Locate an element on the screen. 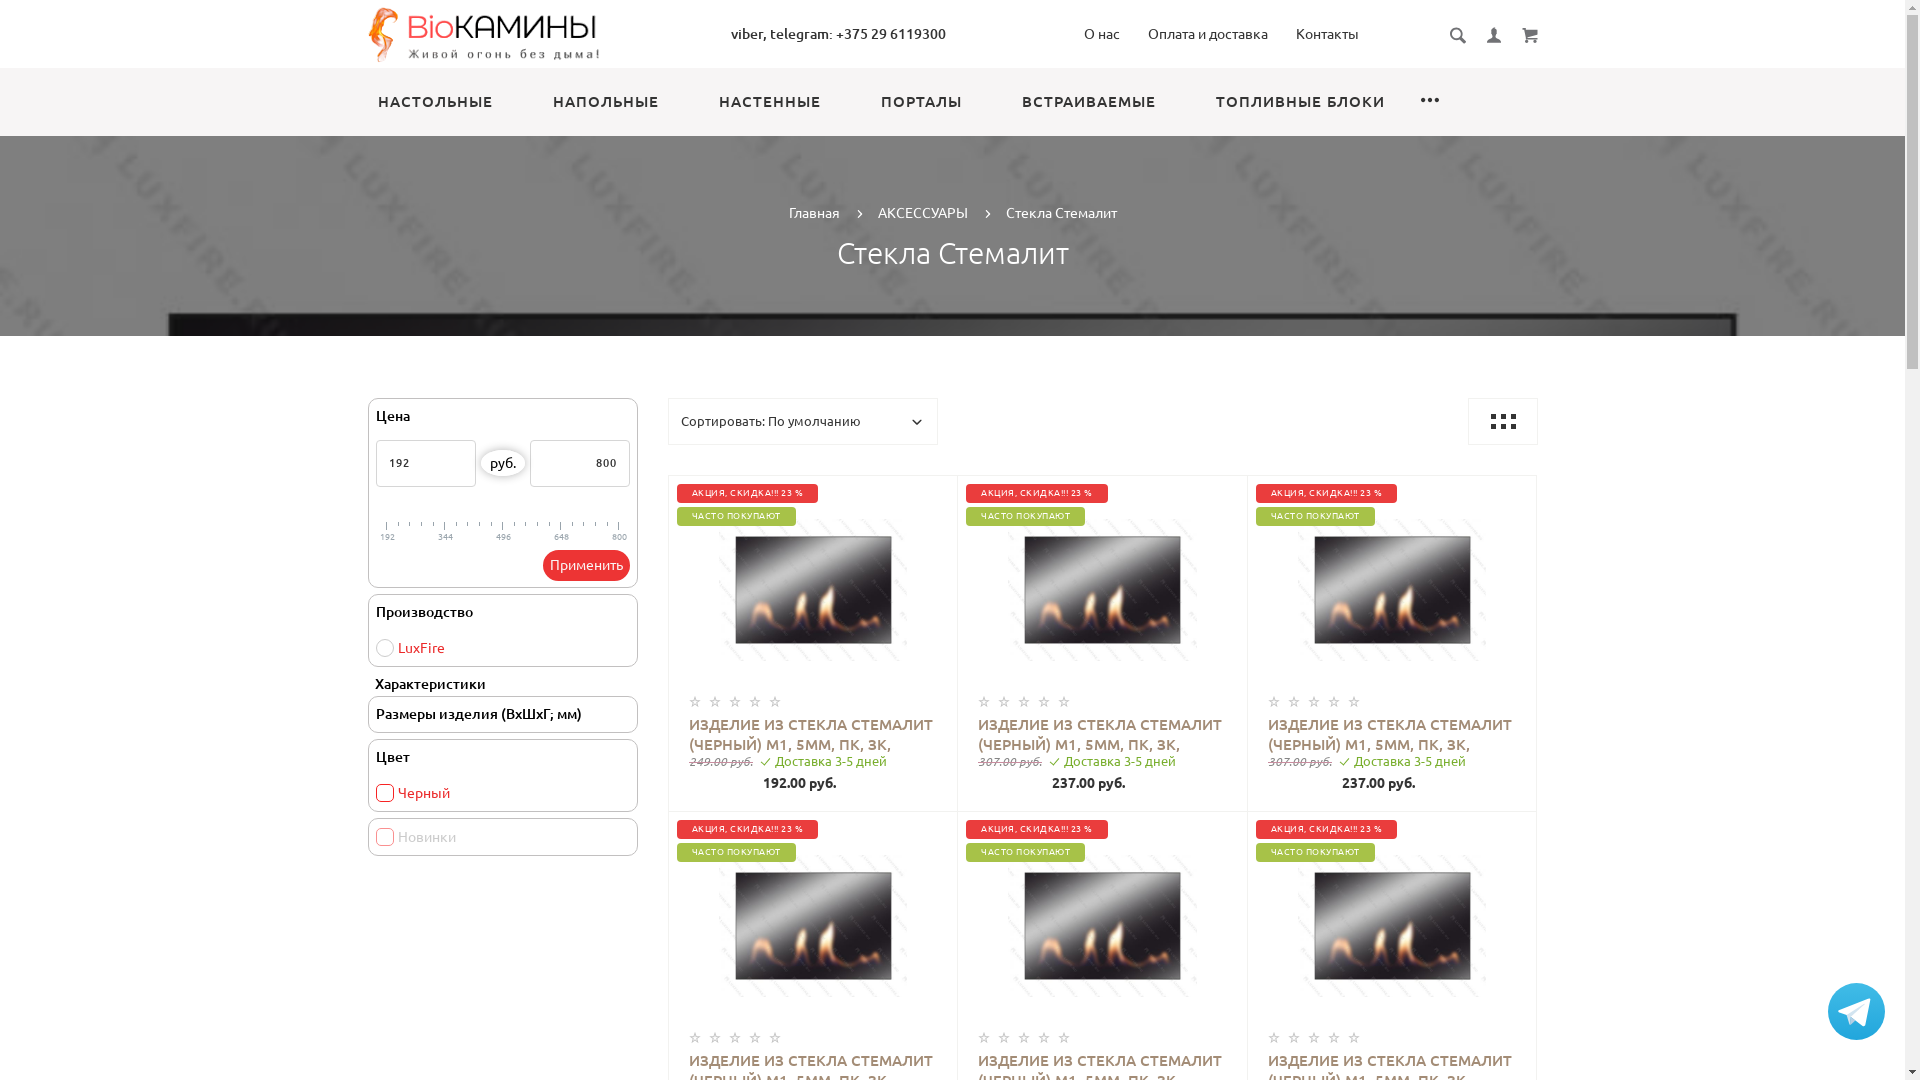 The image size is (1920, 1080). 'viber, telegram: +375 29 6119300' is located at coordinates (838, 34).